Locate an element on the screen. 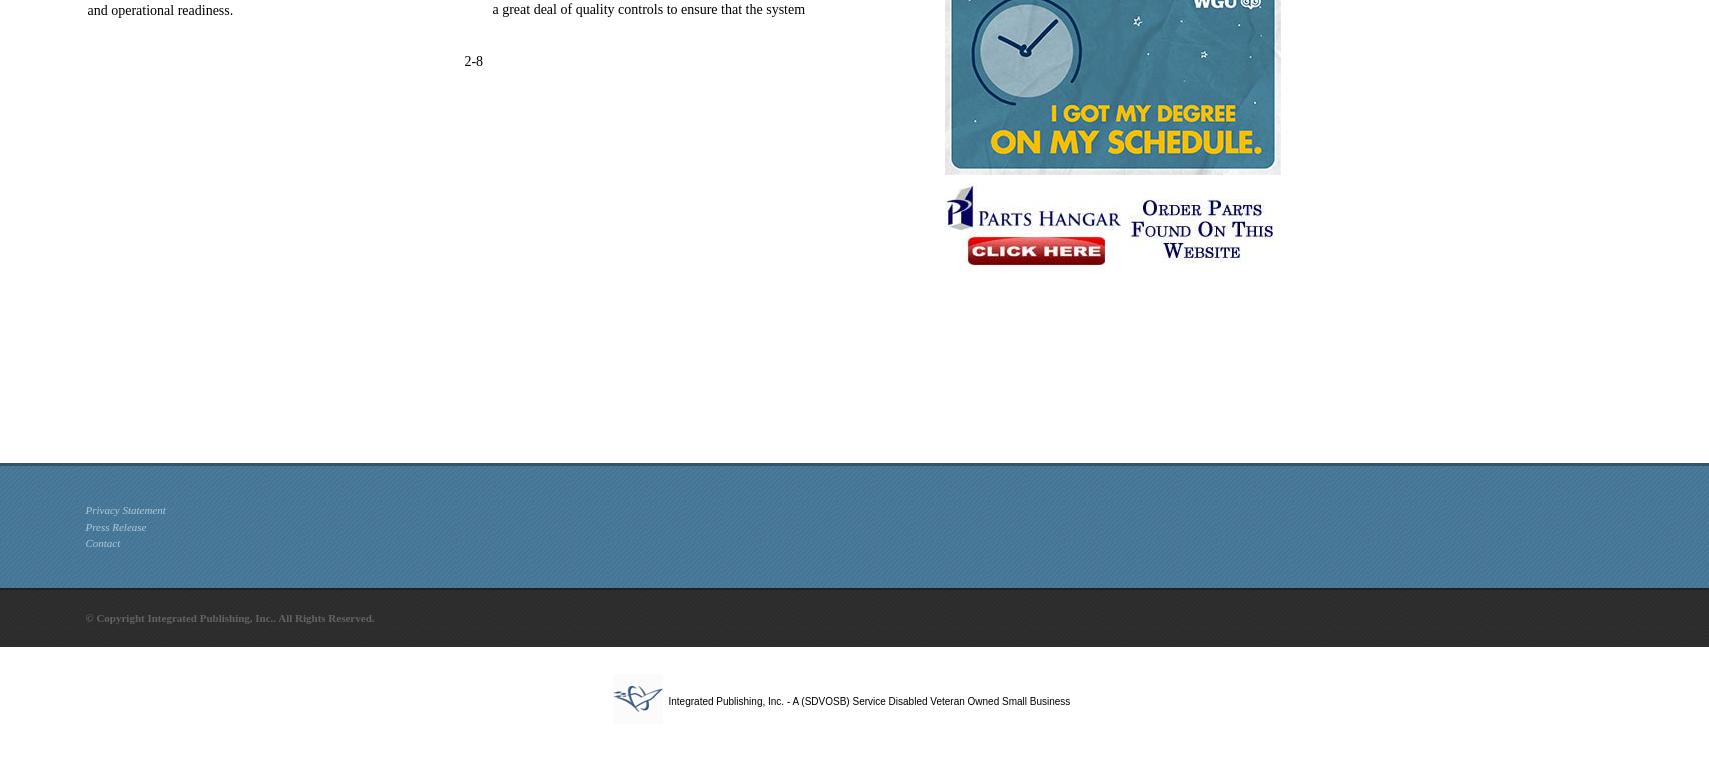 The image size is (1709, 757). 'Privacy Statement' is located at coordinates (123, 509).